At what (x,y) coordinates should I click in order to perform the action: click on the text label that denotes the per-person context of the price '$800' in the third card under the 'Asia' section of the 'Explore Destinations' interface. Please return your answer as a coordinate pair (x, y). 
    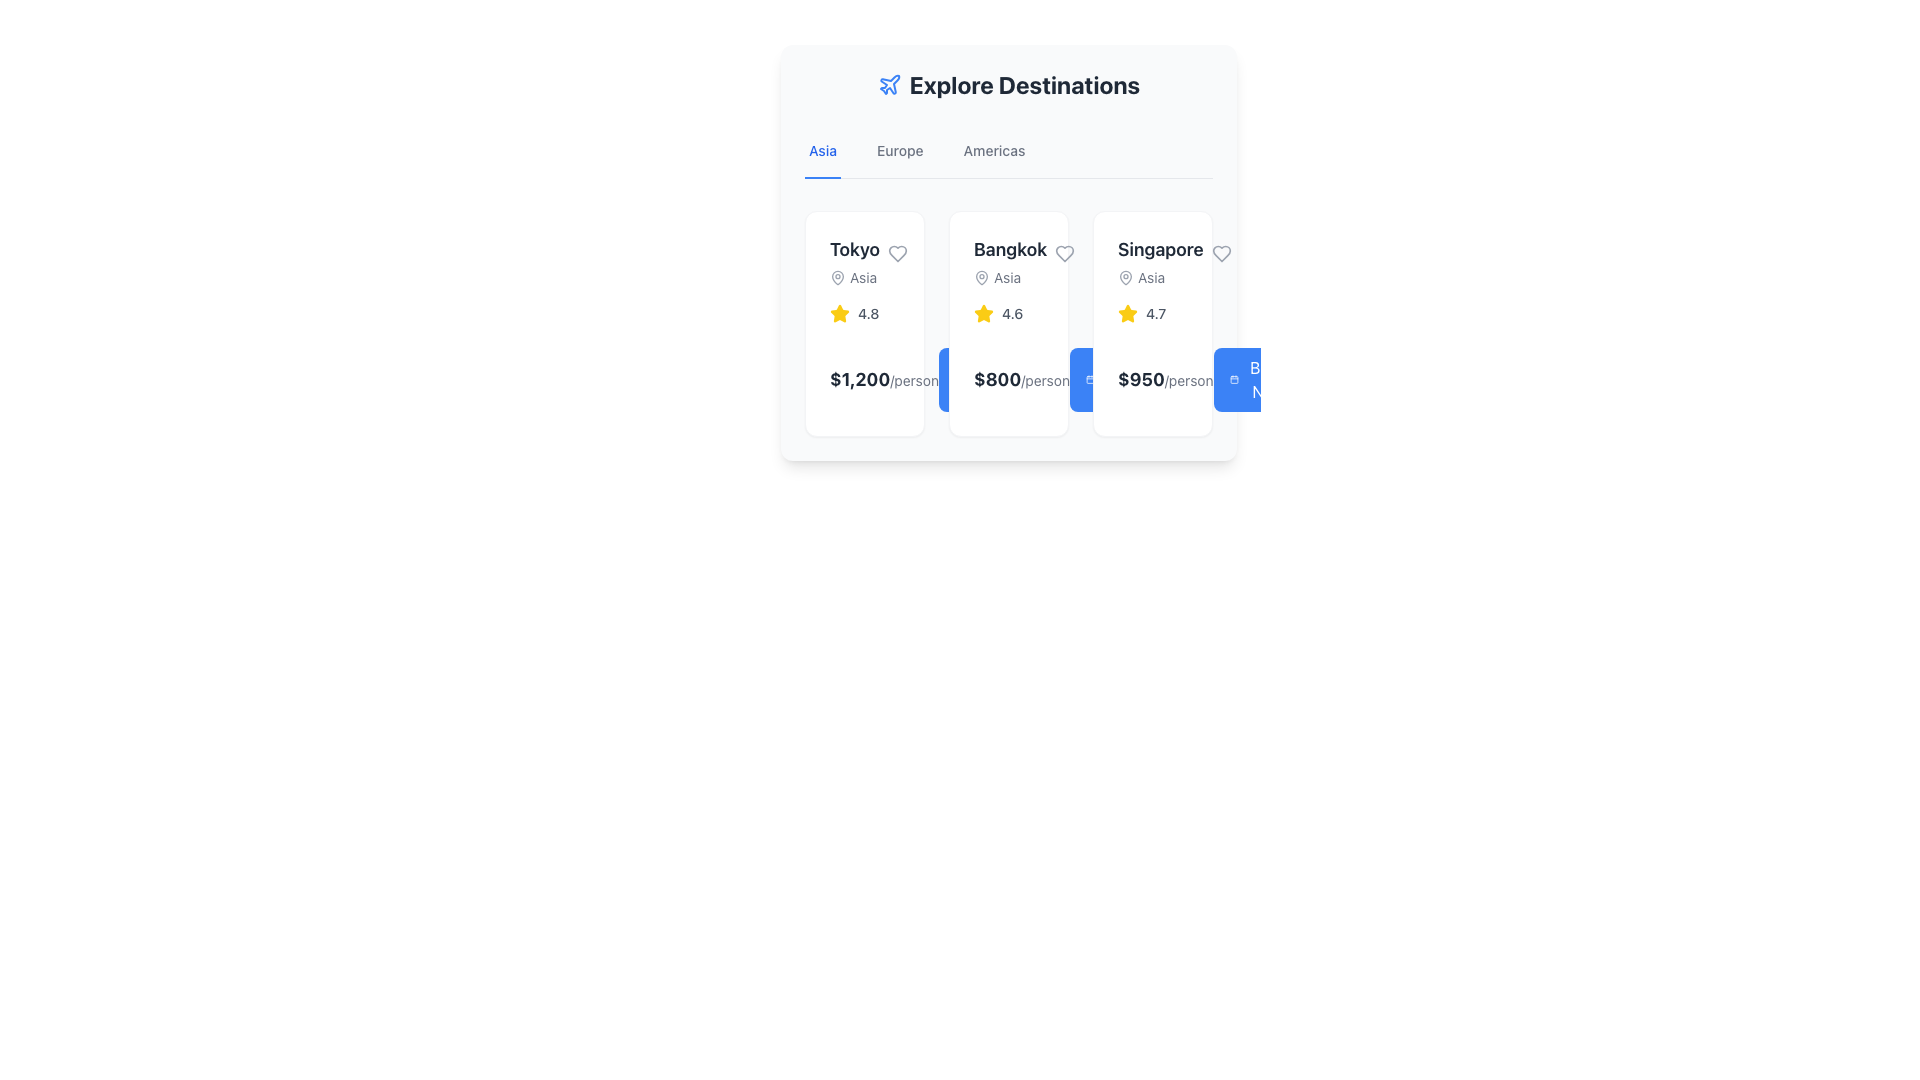
    Looking at the image, I should click on (1044, 380).